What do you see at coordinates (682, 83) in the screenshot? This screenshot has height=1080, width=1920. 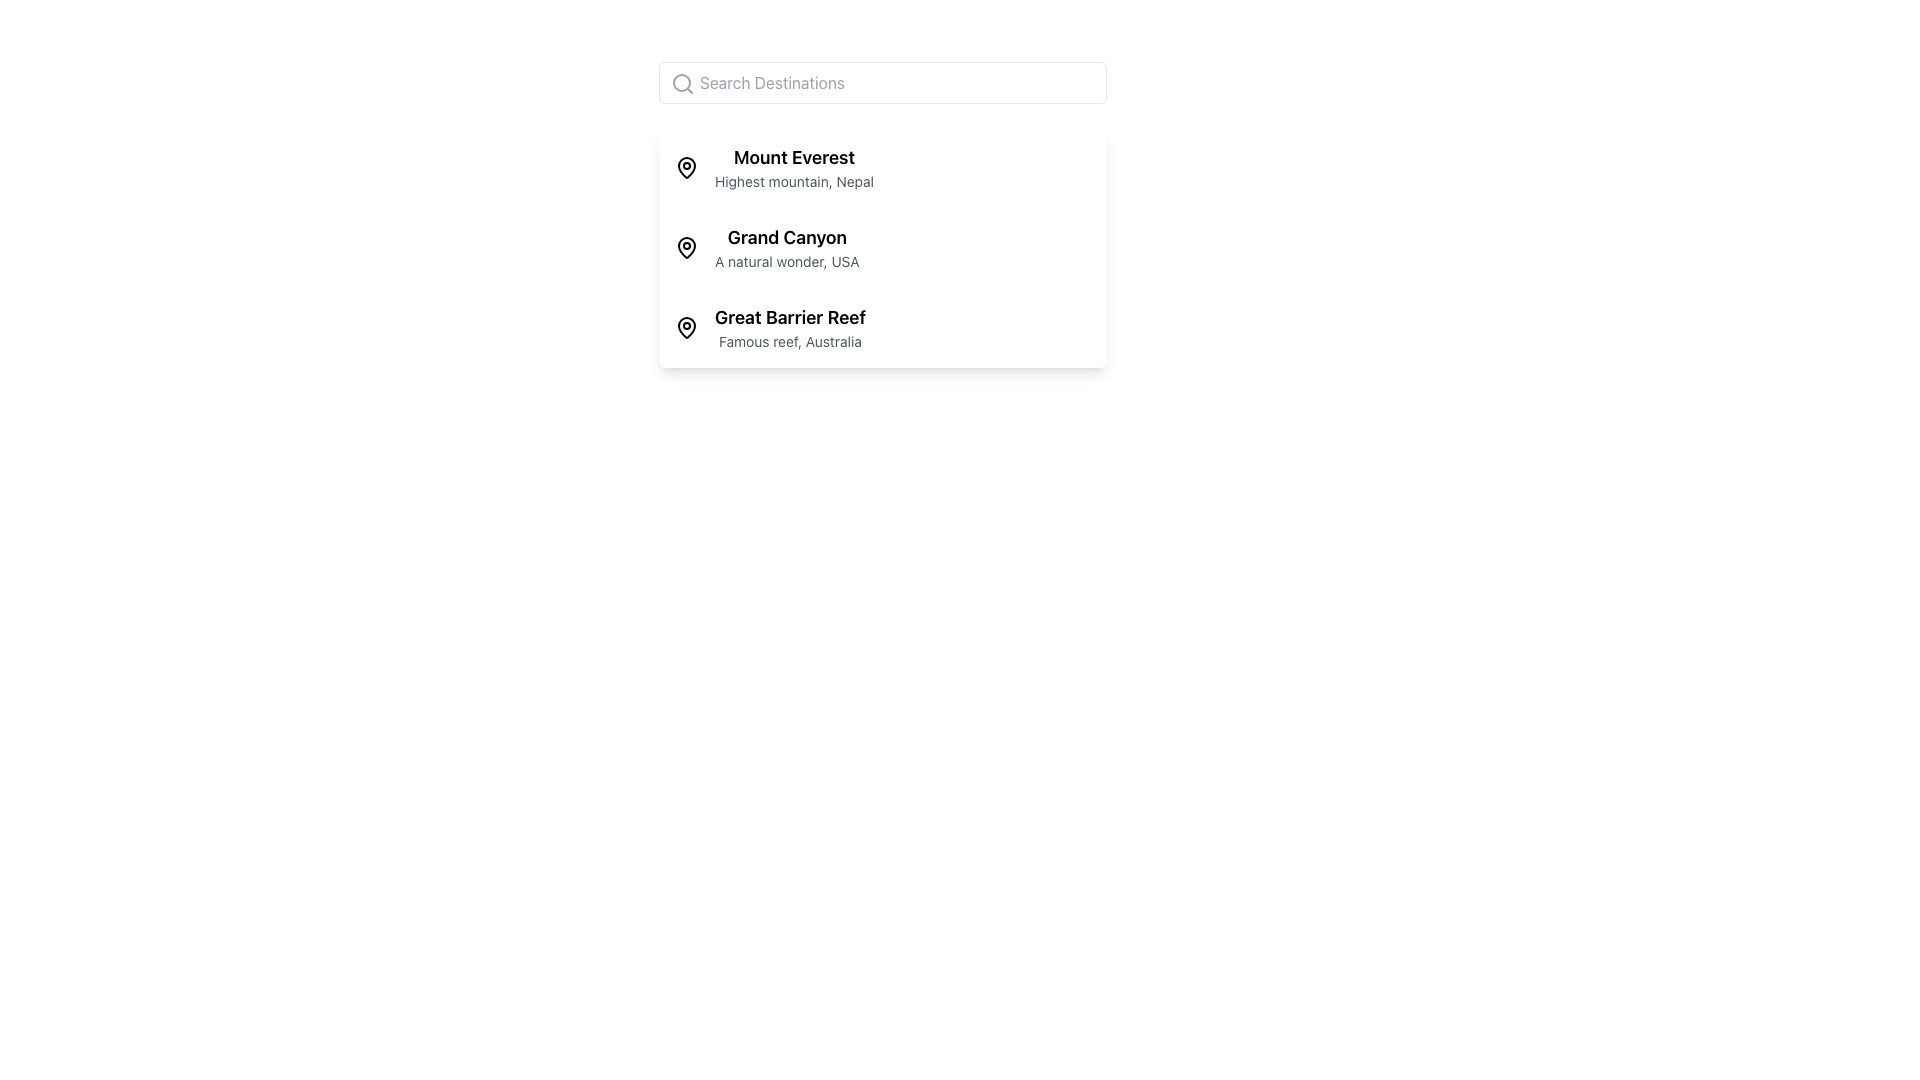 I see `the search icon styled with a magnifying glass graphic located at the far left side of the search input field adjacent to the text placeholder 'Search Destinations.'` at bounding box center [682, 83].